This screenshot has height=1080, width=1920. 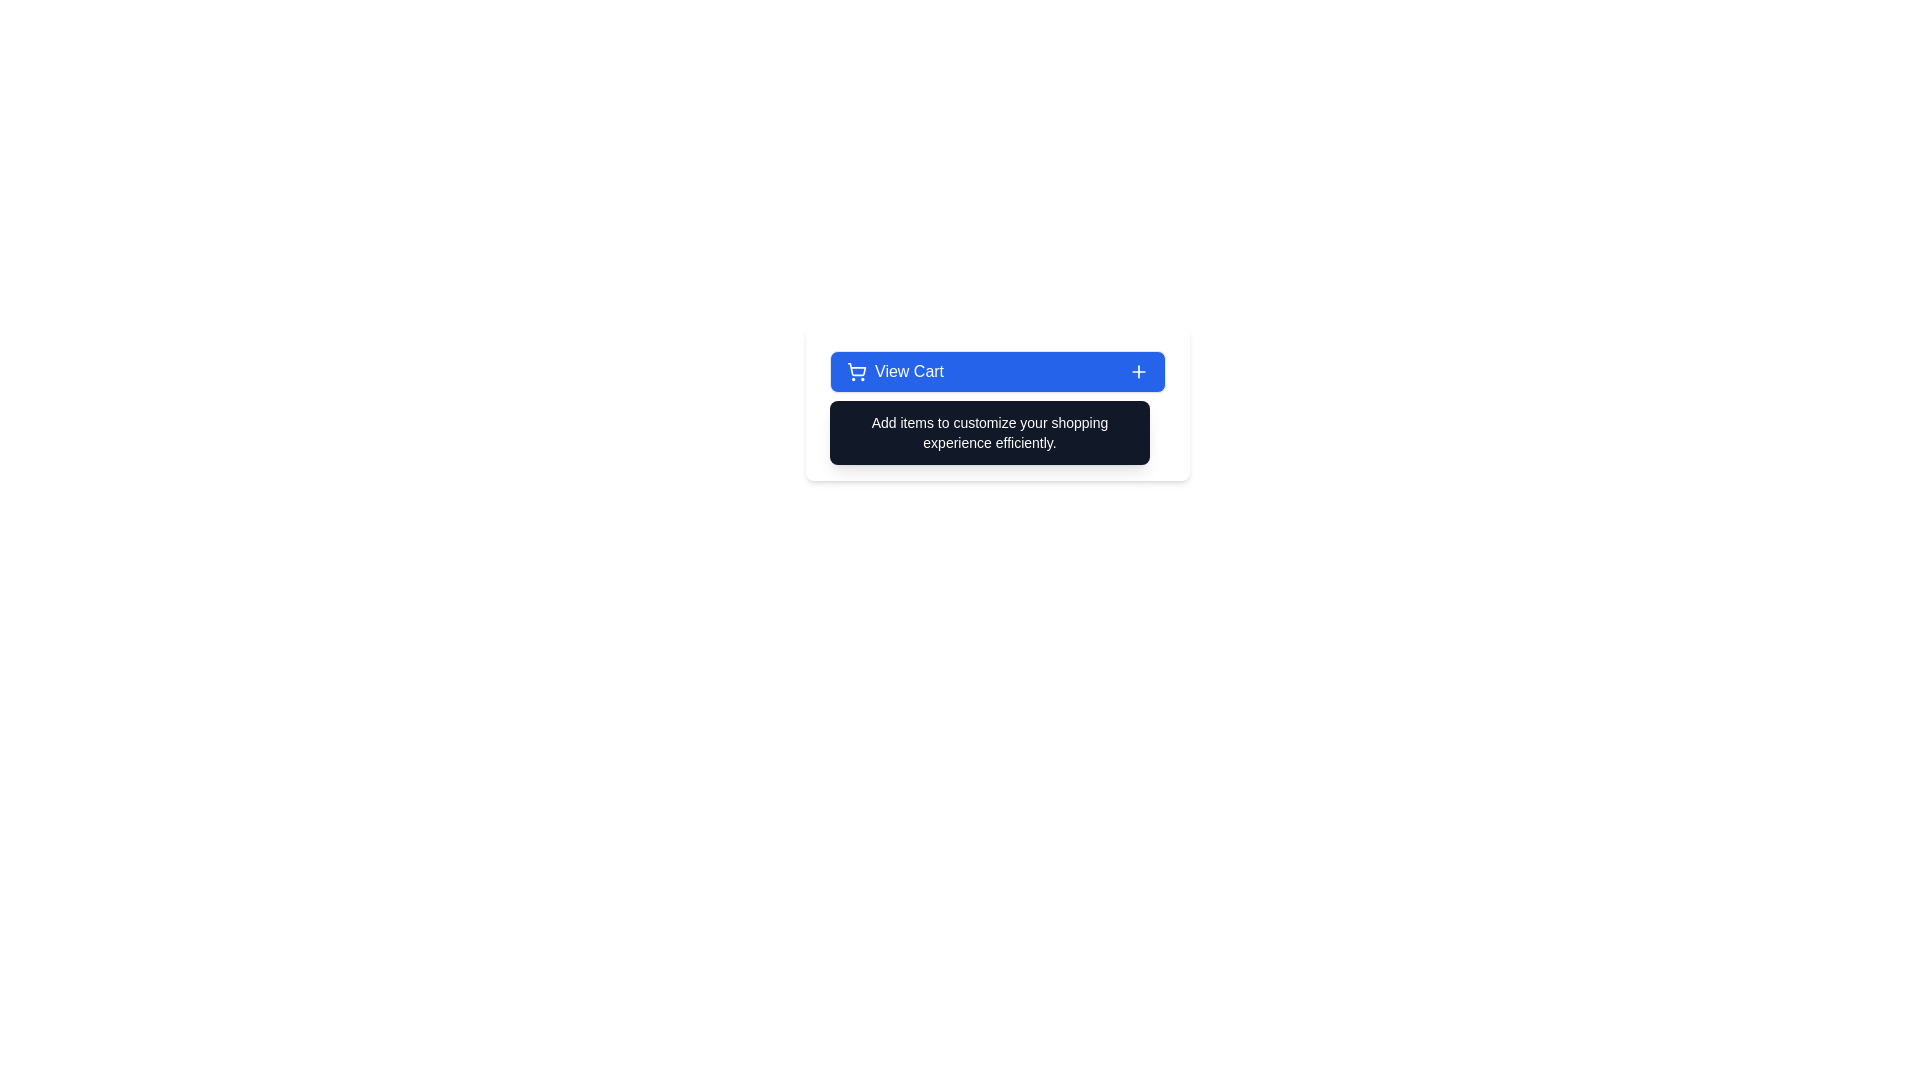 What do you see at coordinates (998, 371) in the screenshot?
I see `the button that triggers actions related` at bounding box center [998, 371].